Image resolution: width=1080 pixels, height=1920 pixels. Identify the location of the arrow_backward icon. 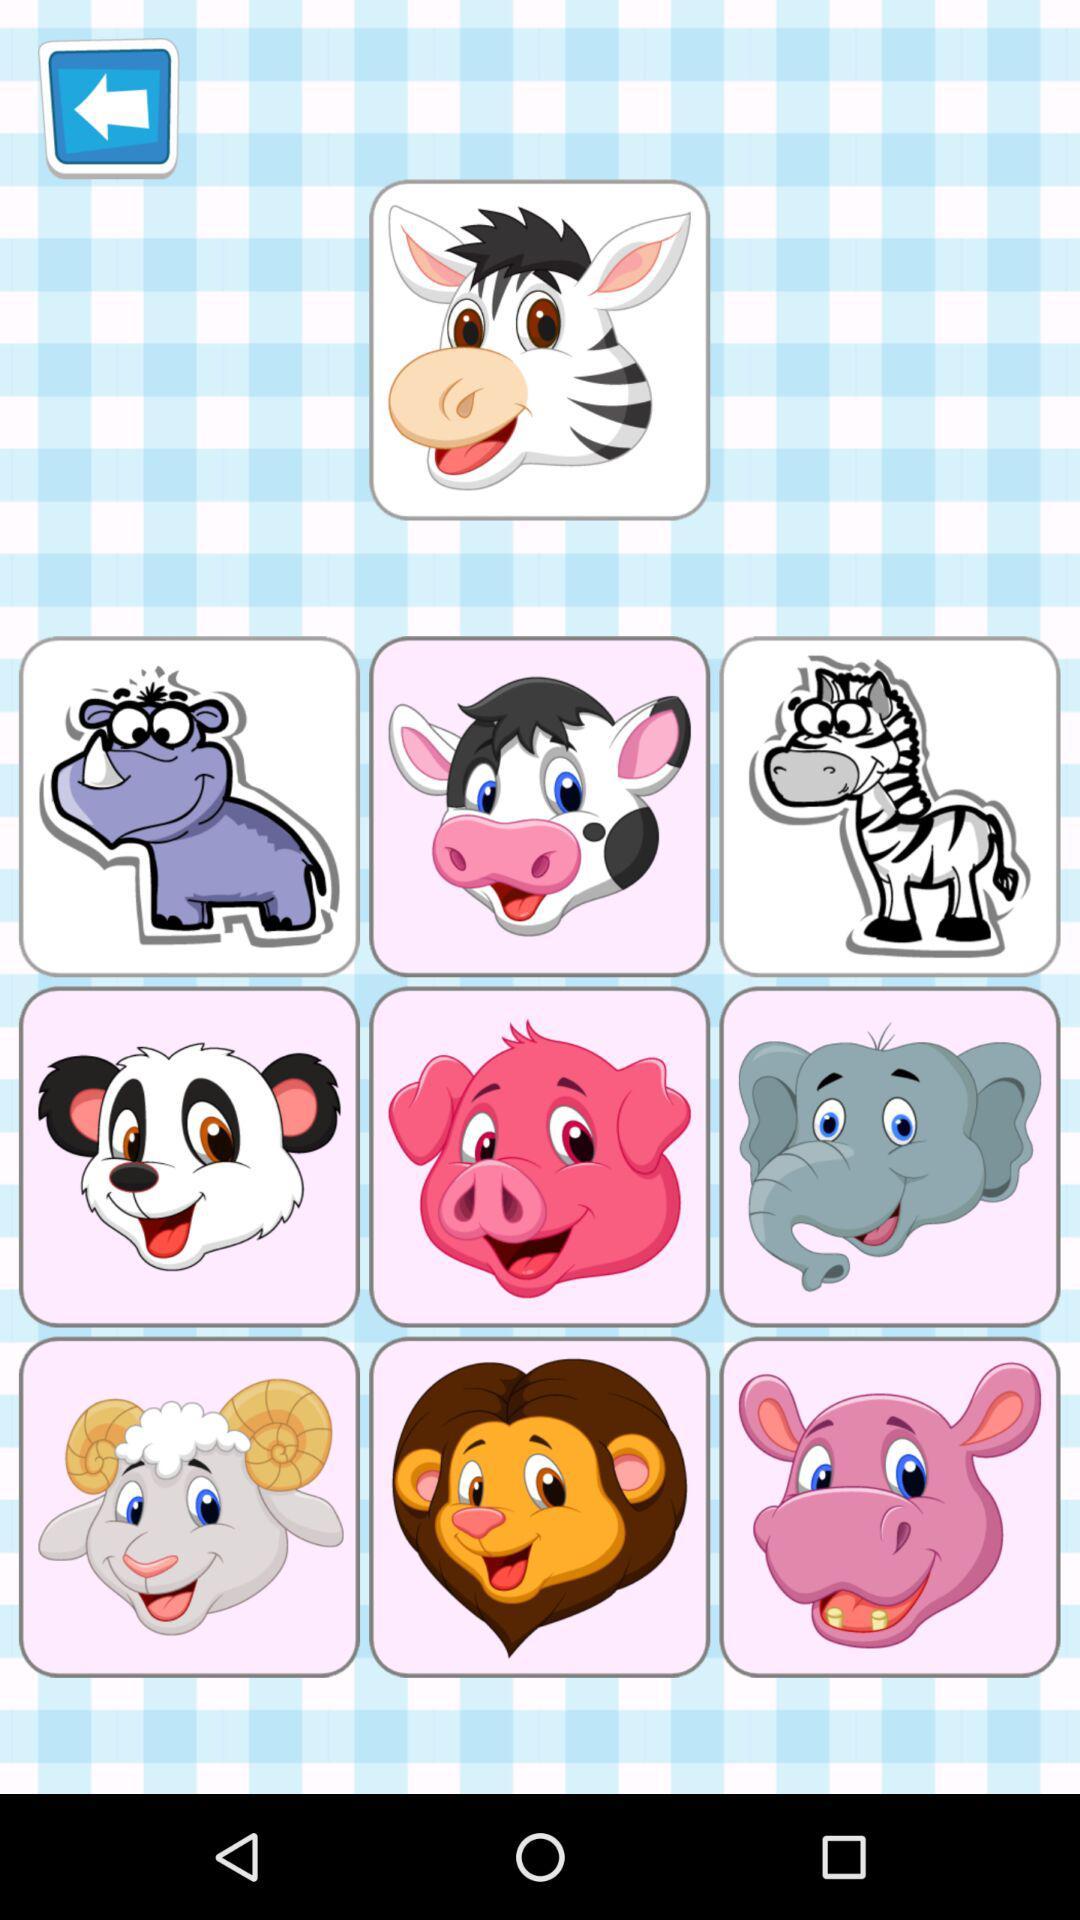
(108, 115).